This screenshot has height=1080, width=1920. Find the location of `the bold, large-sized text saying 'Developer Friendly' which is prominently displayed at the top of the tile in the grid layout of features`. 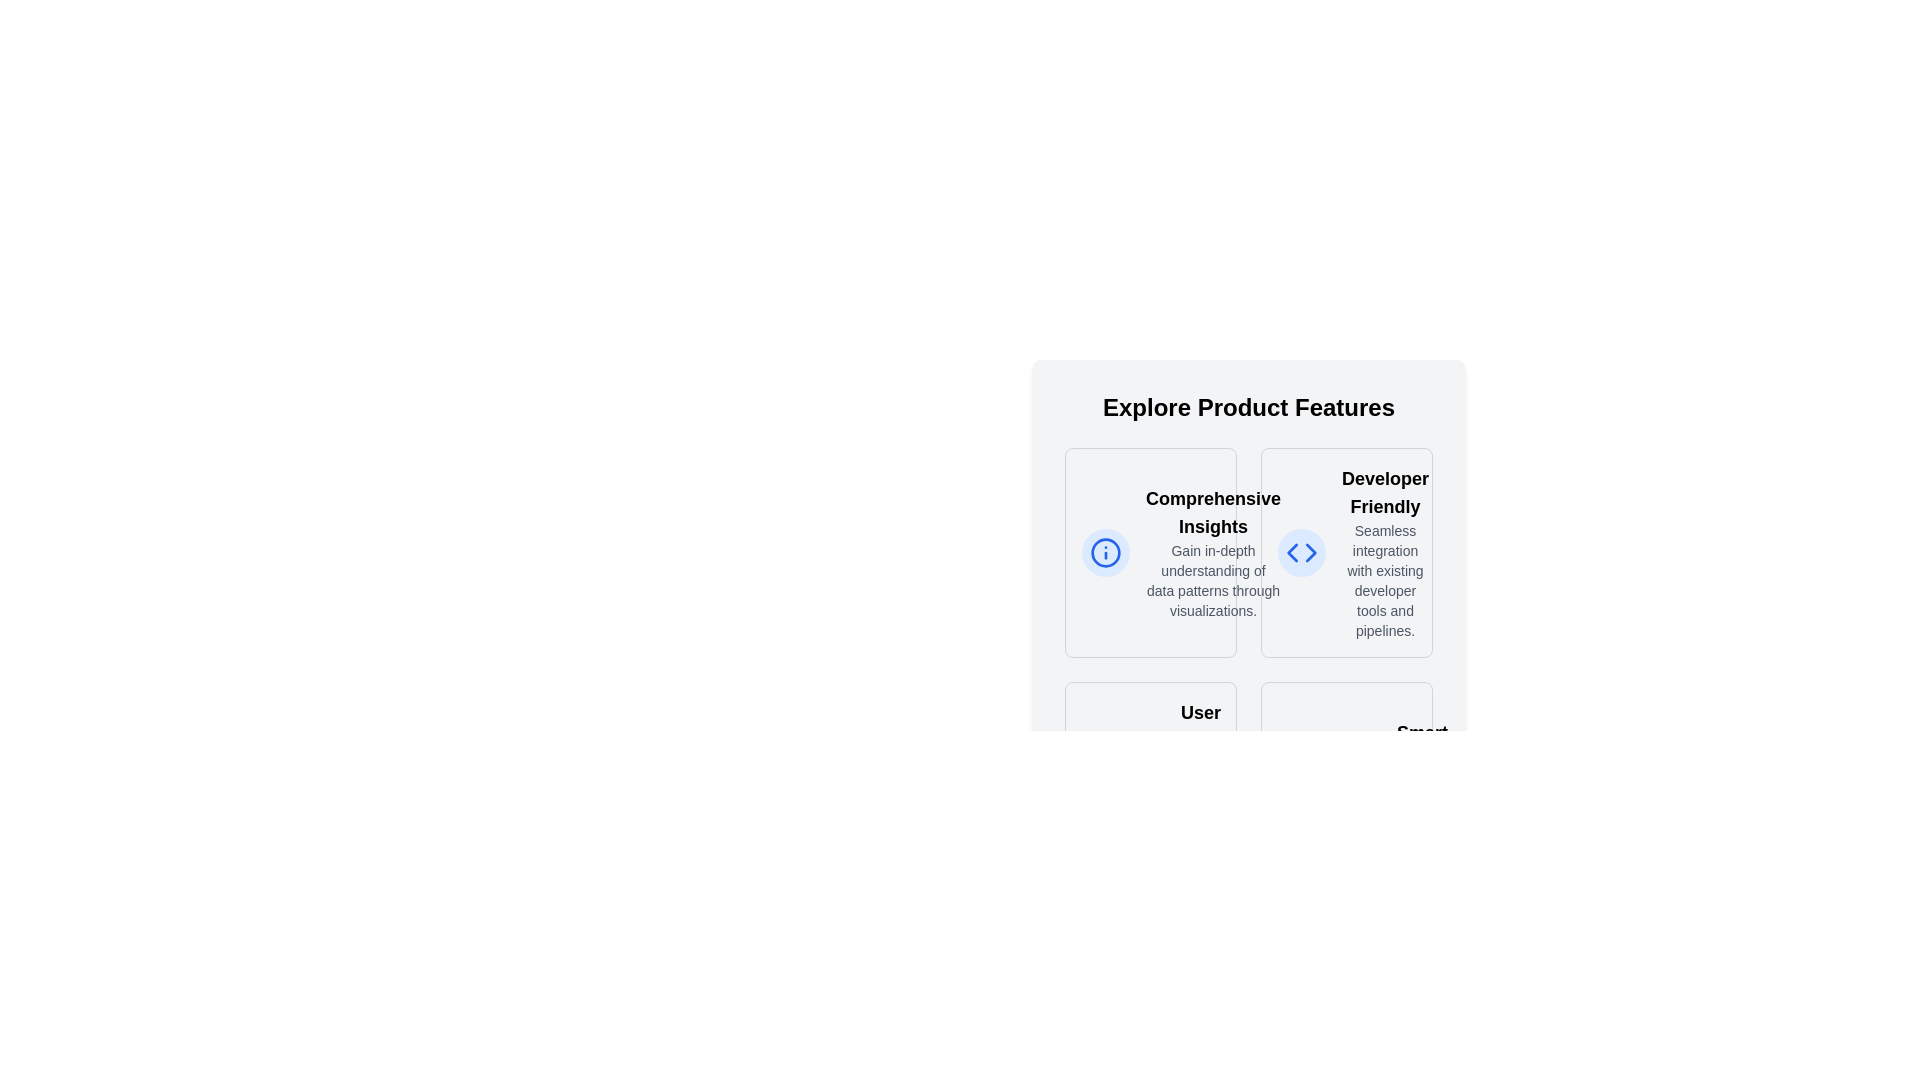

the bold, large-sized text saying 'Developer Friendly' which is prominently displayed at the top of the tile in the grid layout of features is located at coordinates (1384, 493).